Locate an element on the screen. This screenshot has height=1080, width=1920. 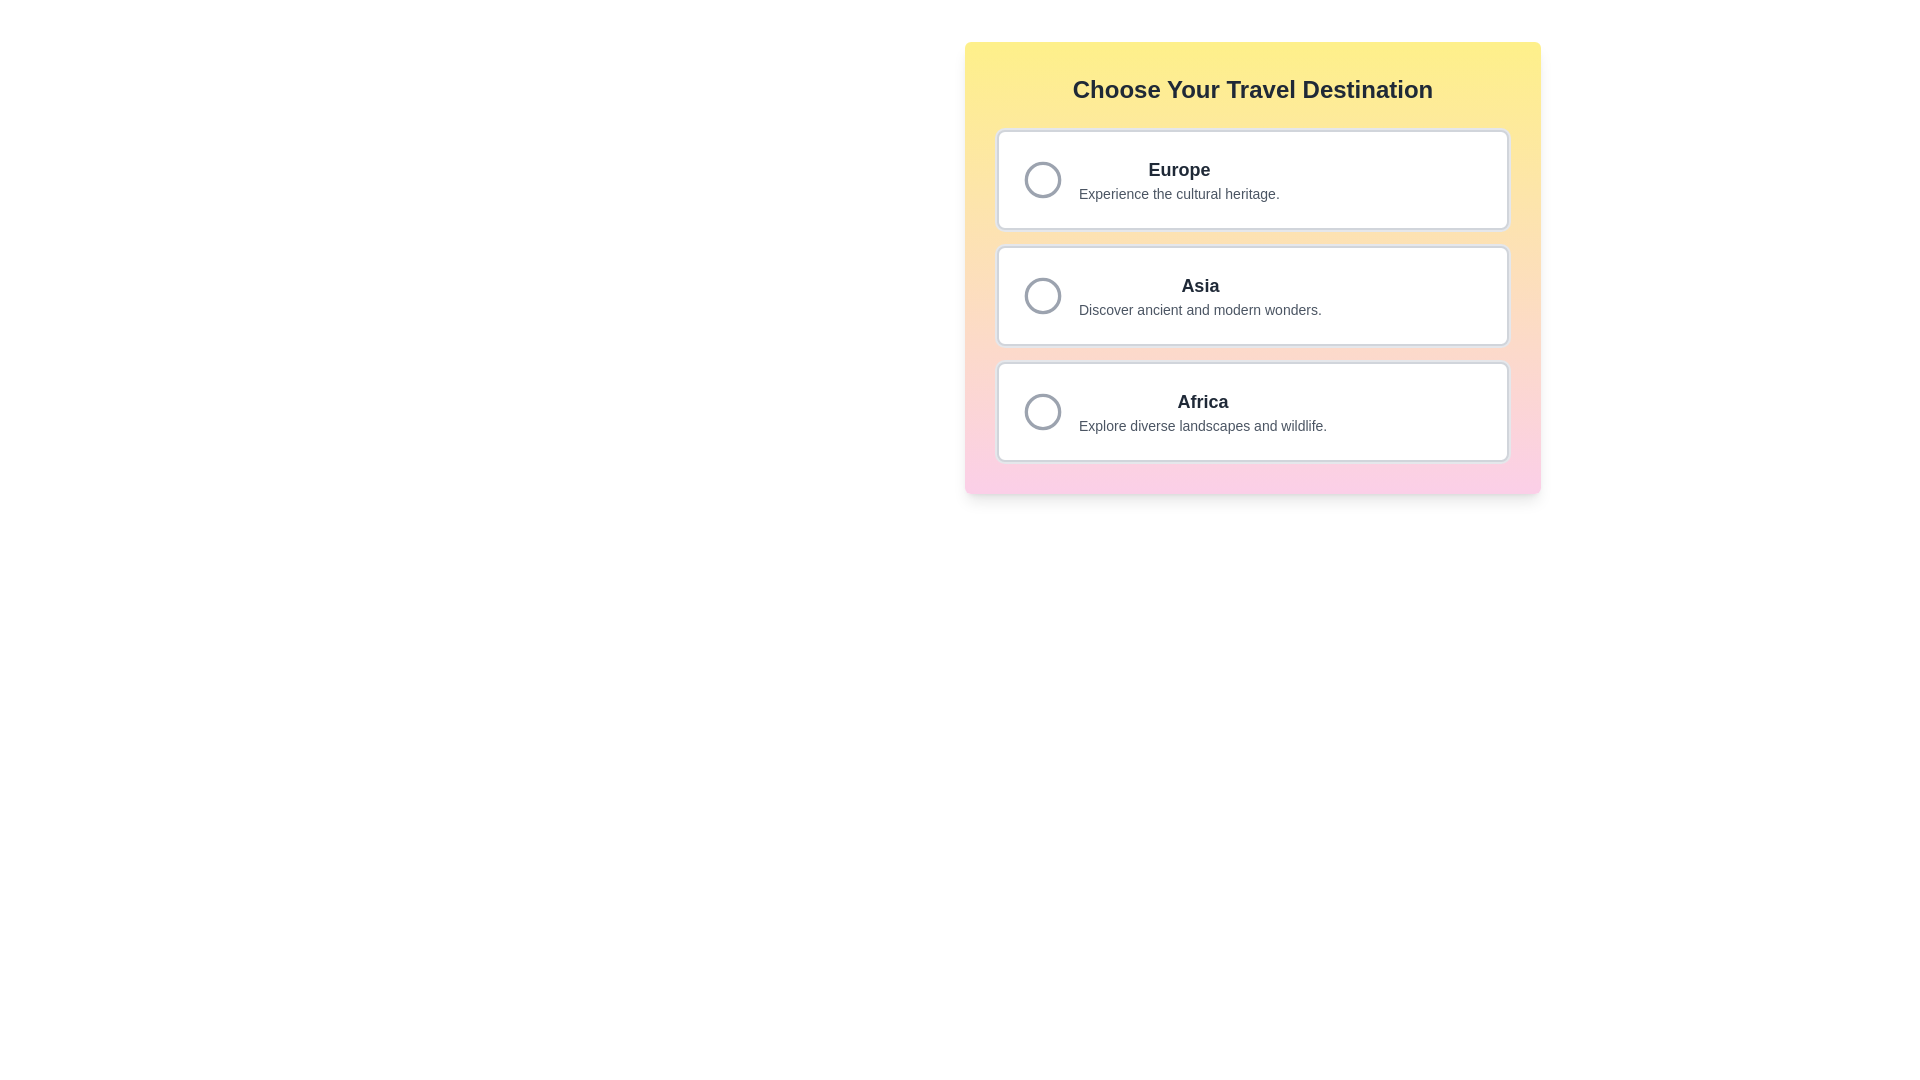
the text display that represents the option 'Asia', located between 'Europe' and 'Africa' in the travel-related context is located at coordinates (1200, 296).